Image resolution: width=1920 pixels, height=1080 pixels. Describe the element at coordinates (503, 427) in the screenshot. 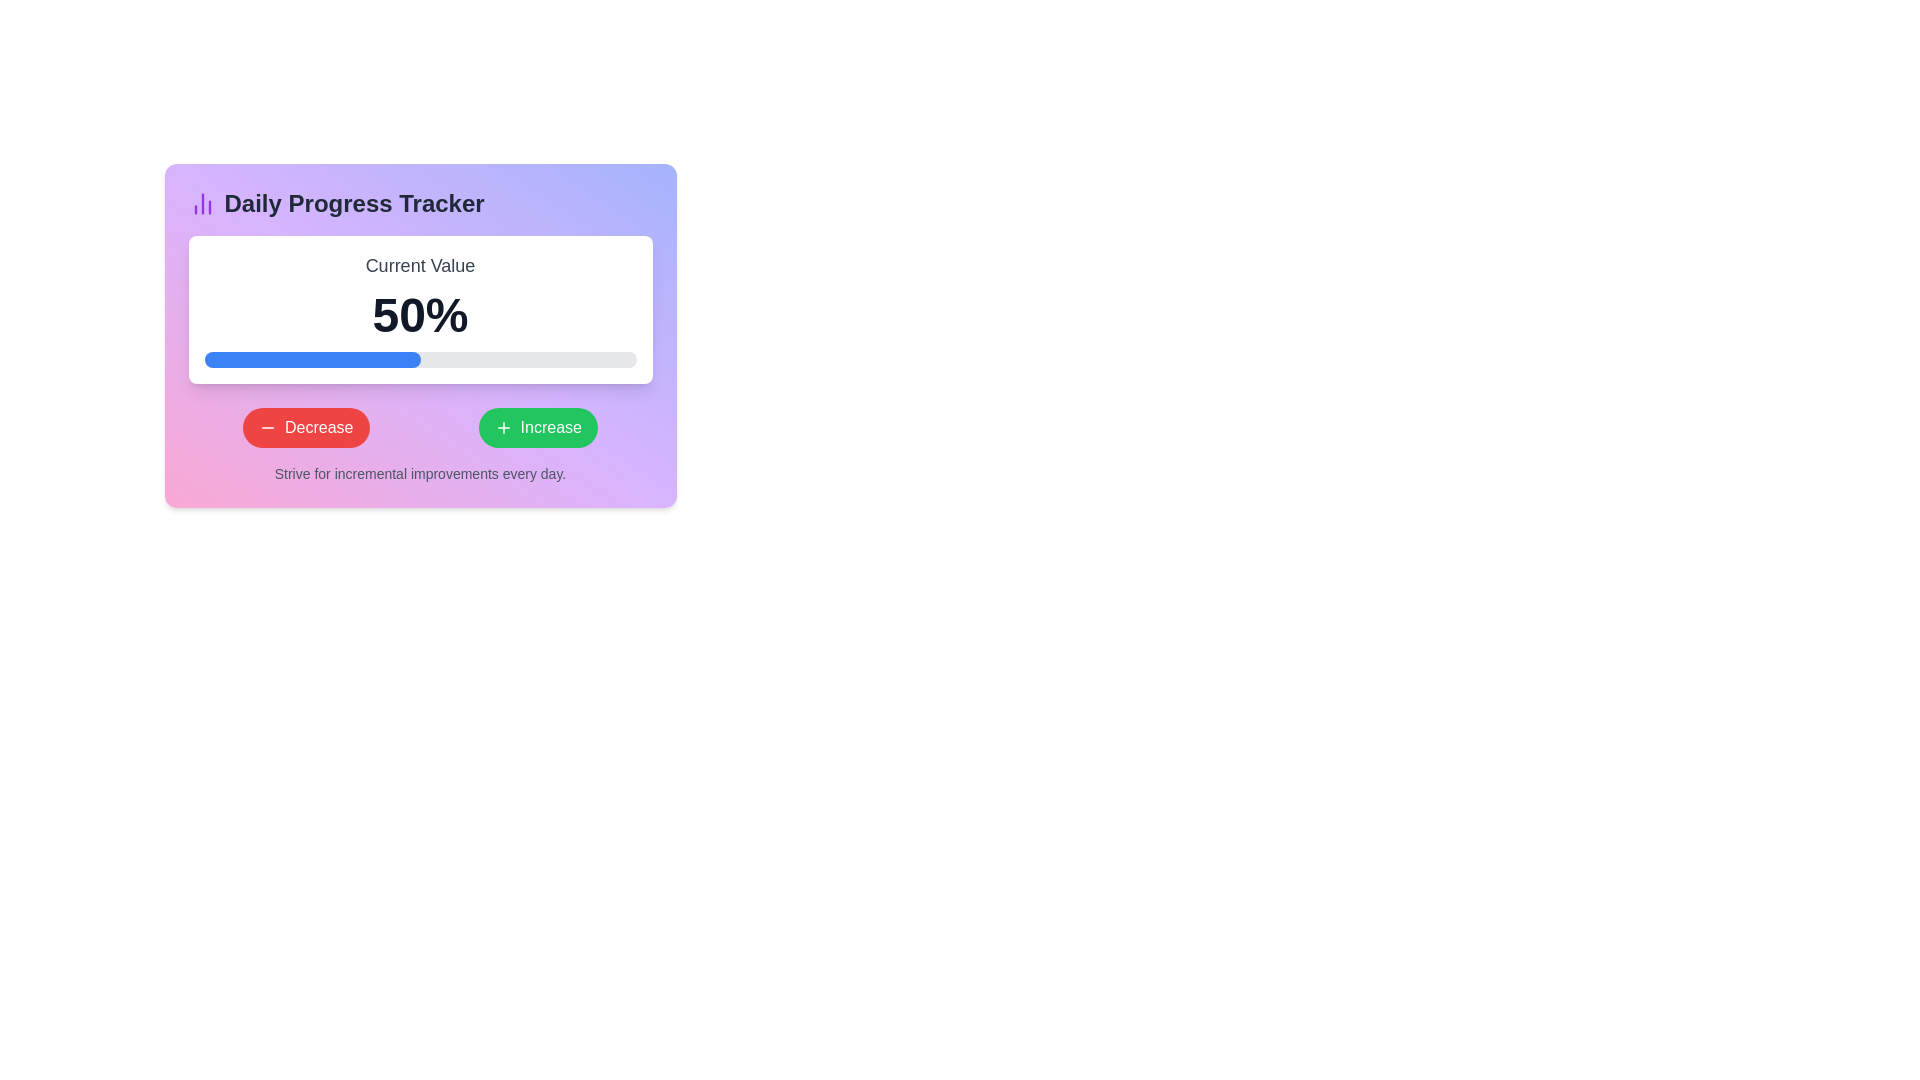

I see `the green button labeled 'Increase' which contains a small plus sign icon` at that location.